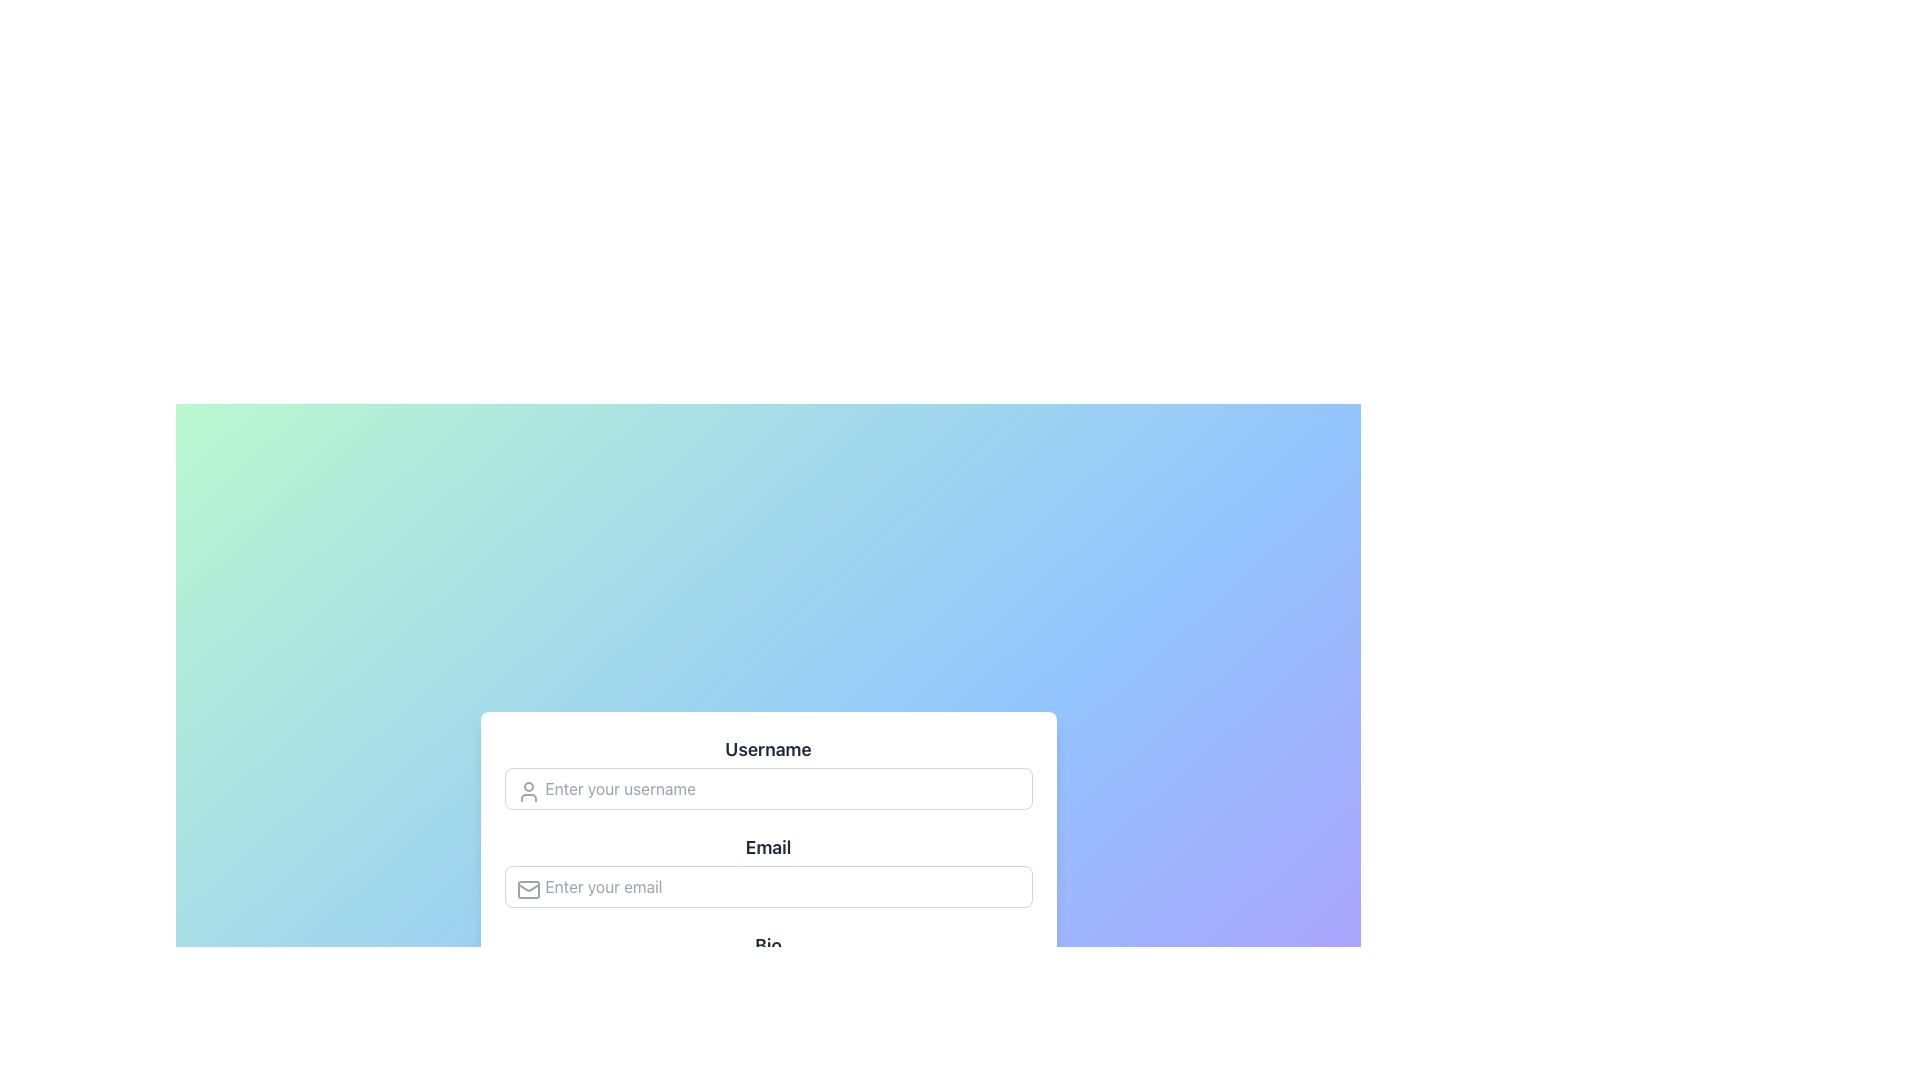 Image resolution: width=1920 pixels, height=1080 pixels. I want to click on the Text Label that provides context for the bio input field, so click(767, 945).